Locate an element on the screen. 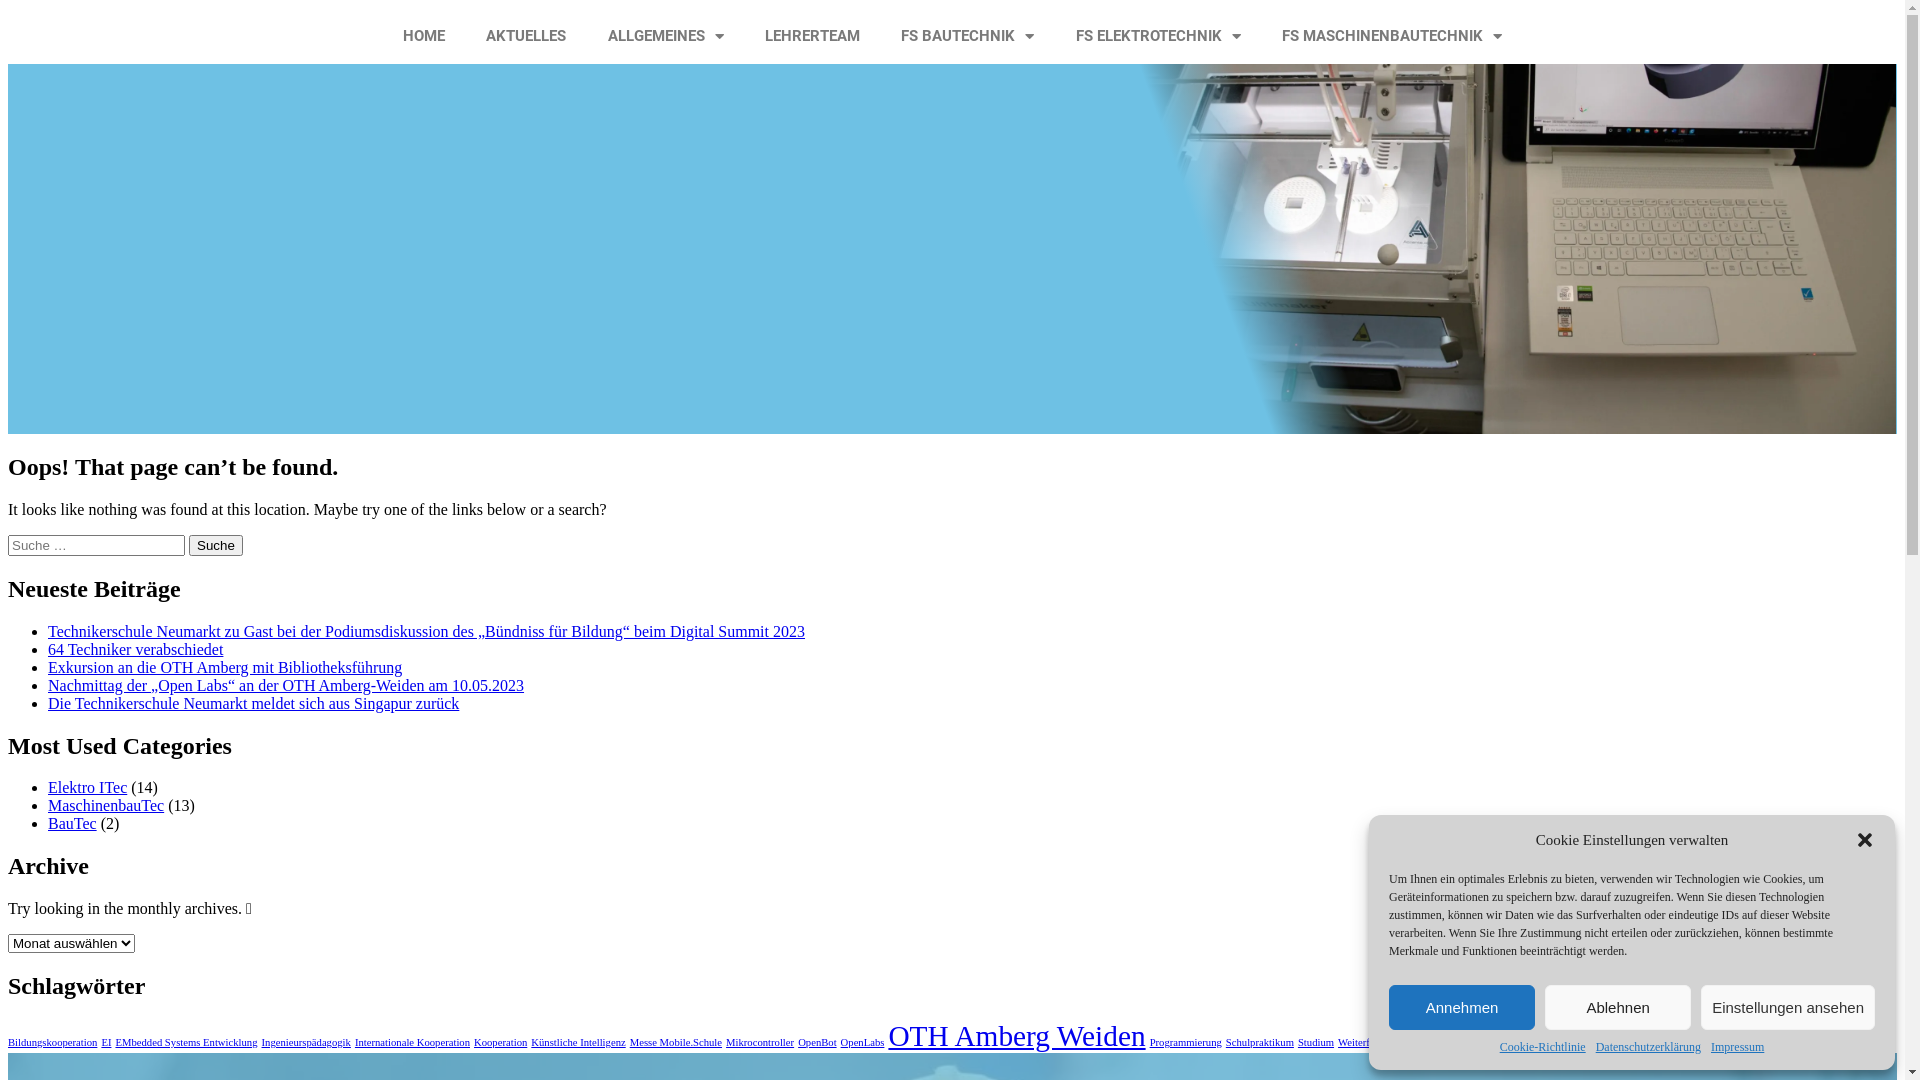 The width and height of the screenshot is (1920, 1080). '64 Techniker verabschiedet' is located at coordinates (134, 649).